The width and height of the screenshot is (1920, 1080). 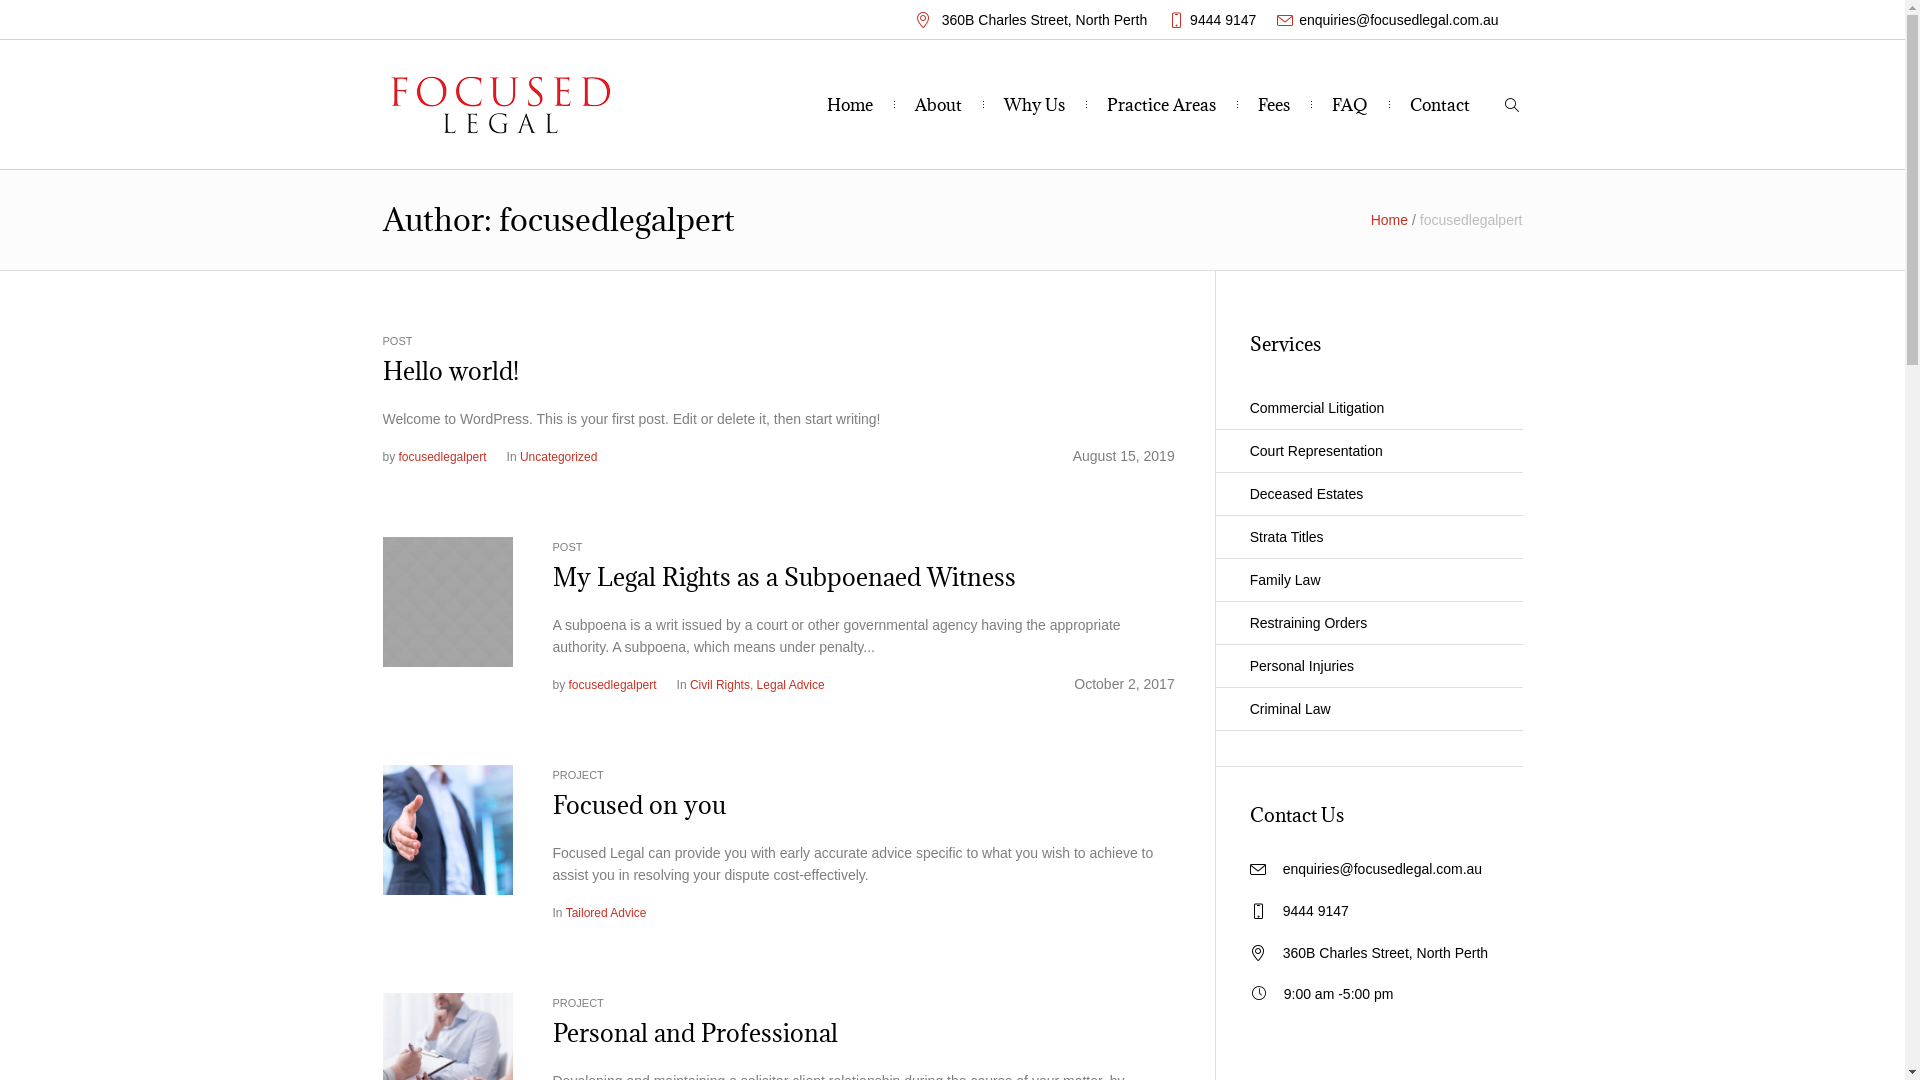 I want to click on 'Criminal Law', so click(x=1367, y=708).